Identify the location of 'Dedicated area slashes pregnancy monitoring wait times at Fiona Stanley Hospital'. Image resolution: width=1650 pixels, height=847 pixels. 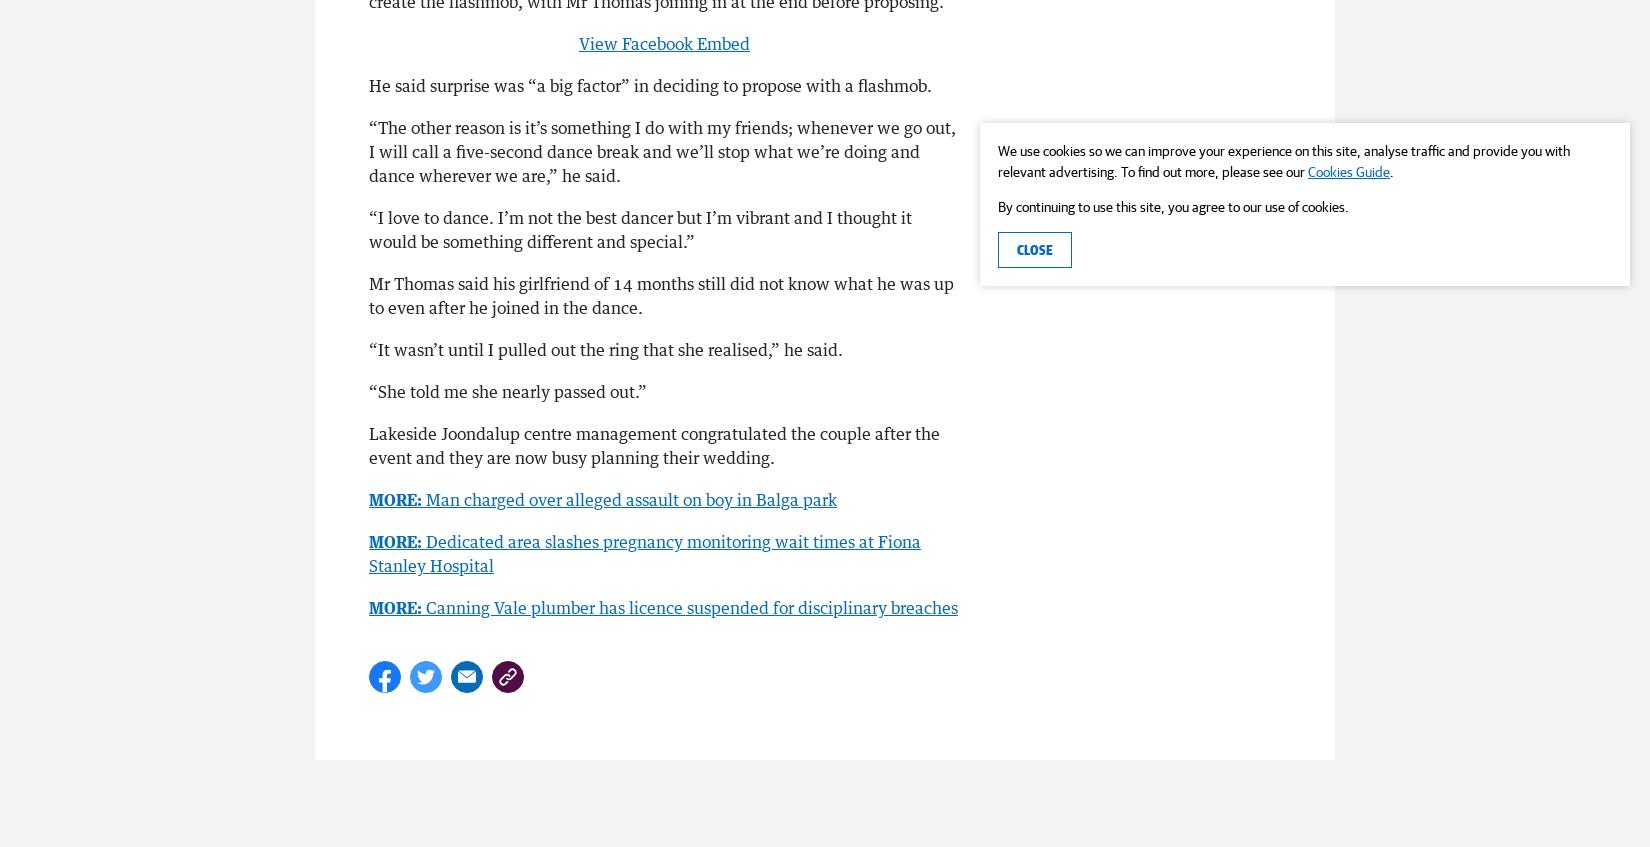
(643, 551).